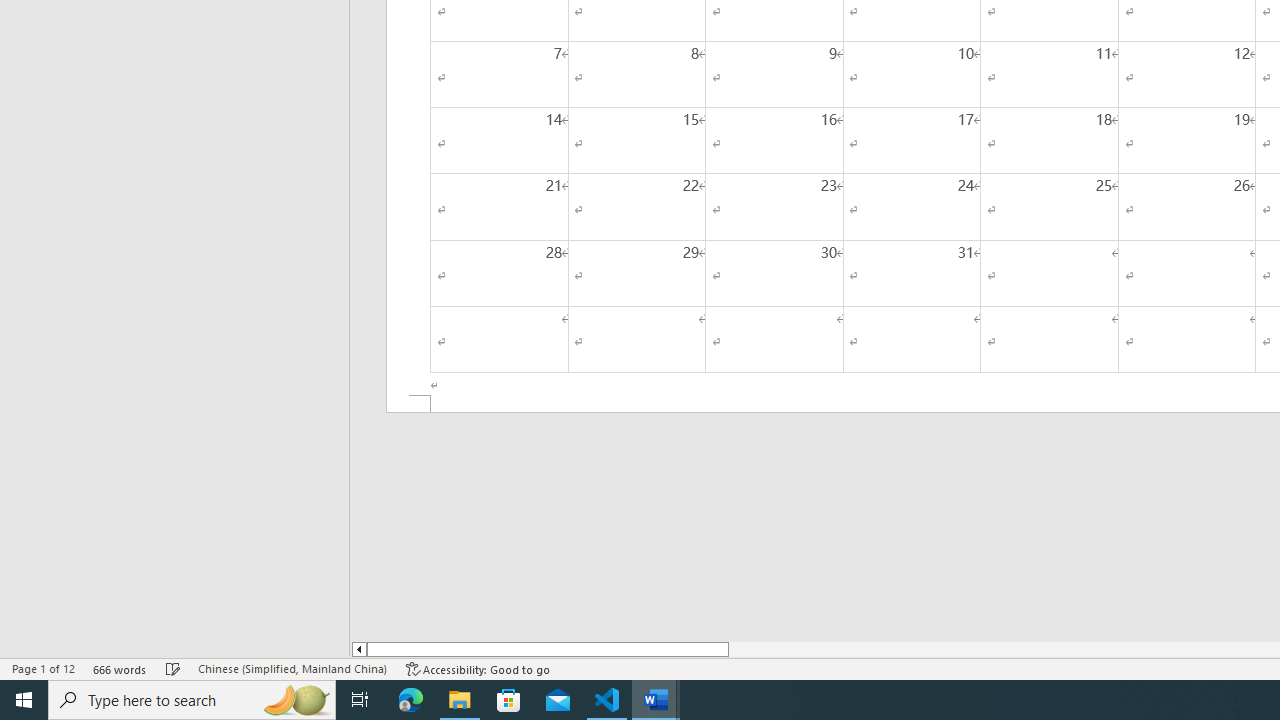 The height and width of the screenshot is (720, 1280). What do you see at coordinates (291, 669) in the screenshot?
I see `'Language Chinese (Simplified, Mainland China)'` at bounding box center [291, 669].